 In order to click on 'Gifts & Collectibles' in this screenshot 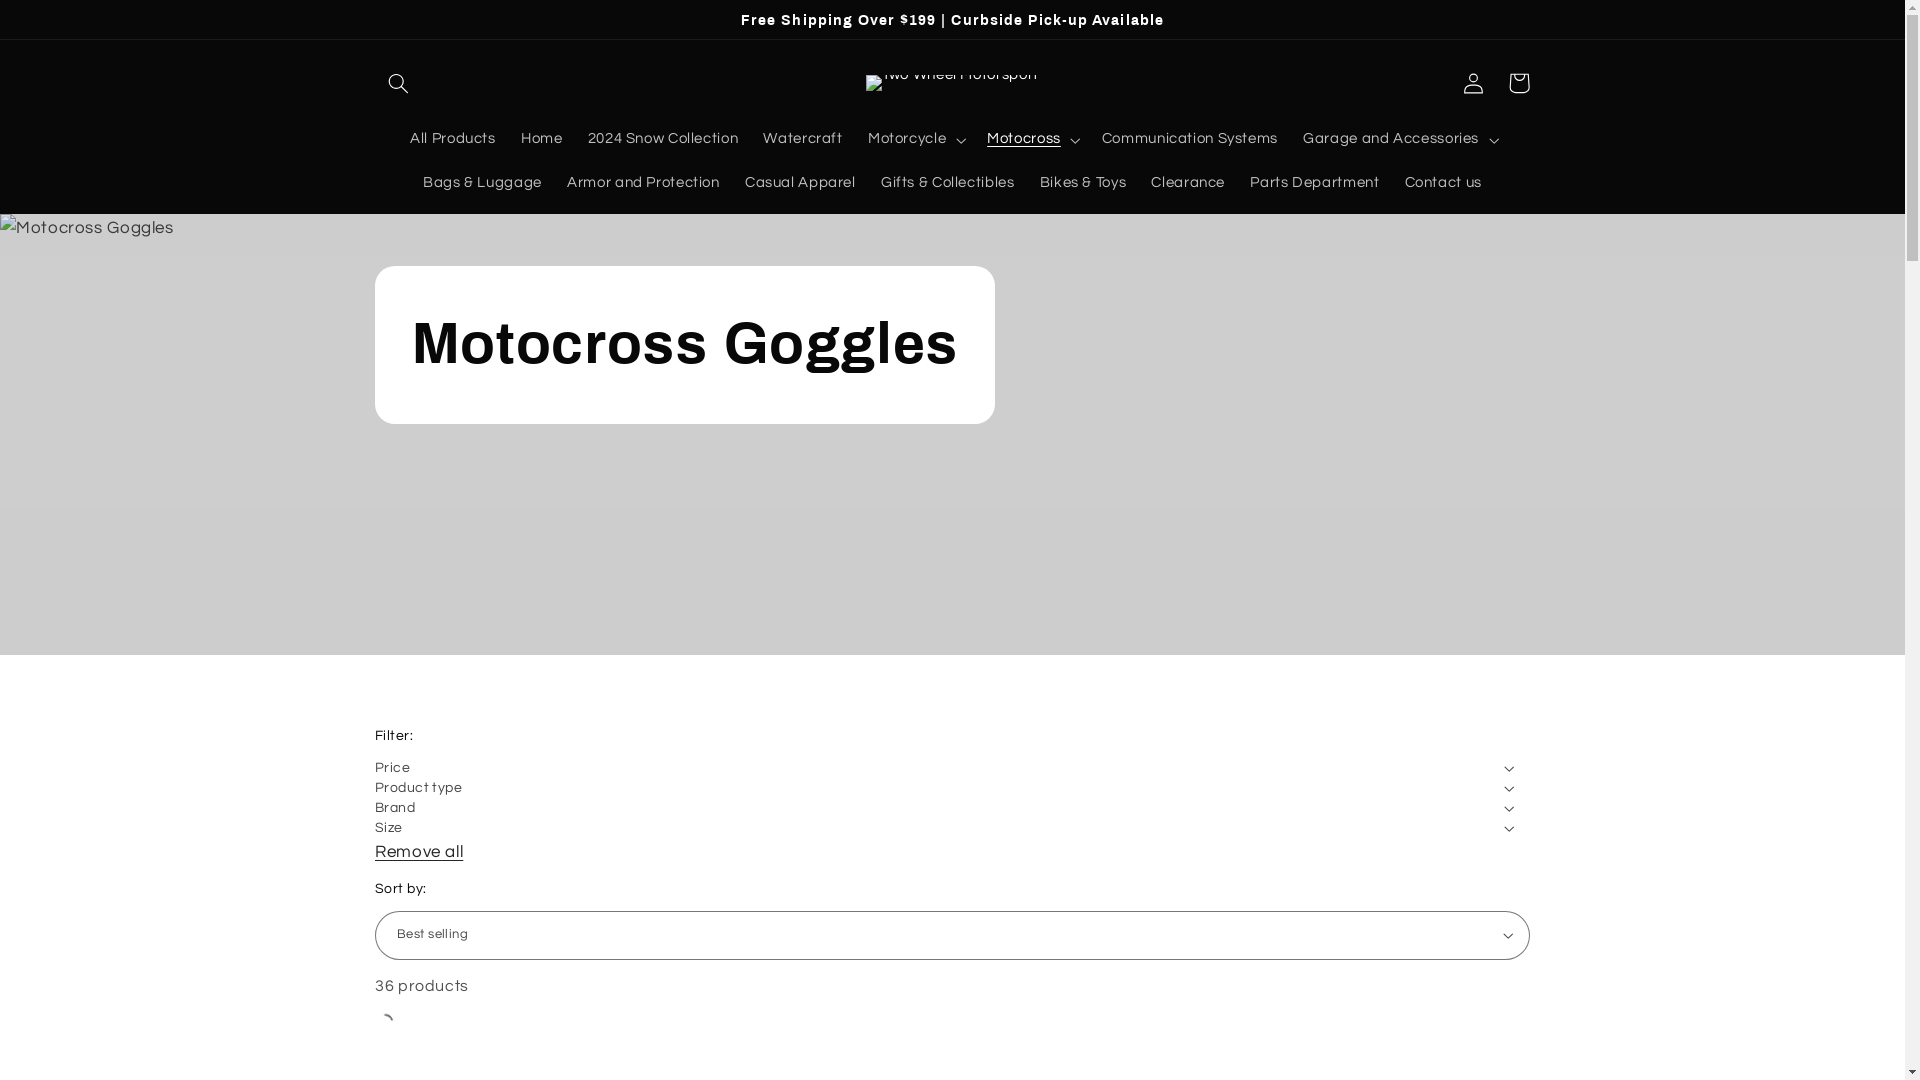, I will do `click(946, 184)`.